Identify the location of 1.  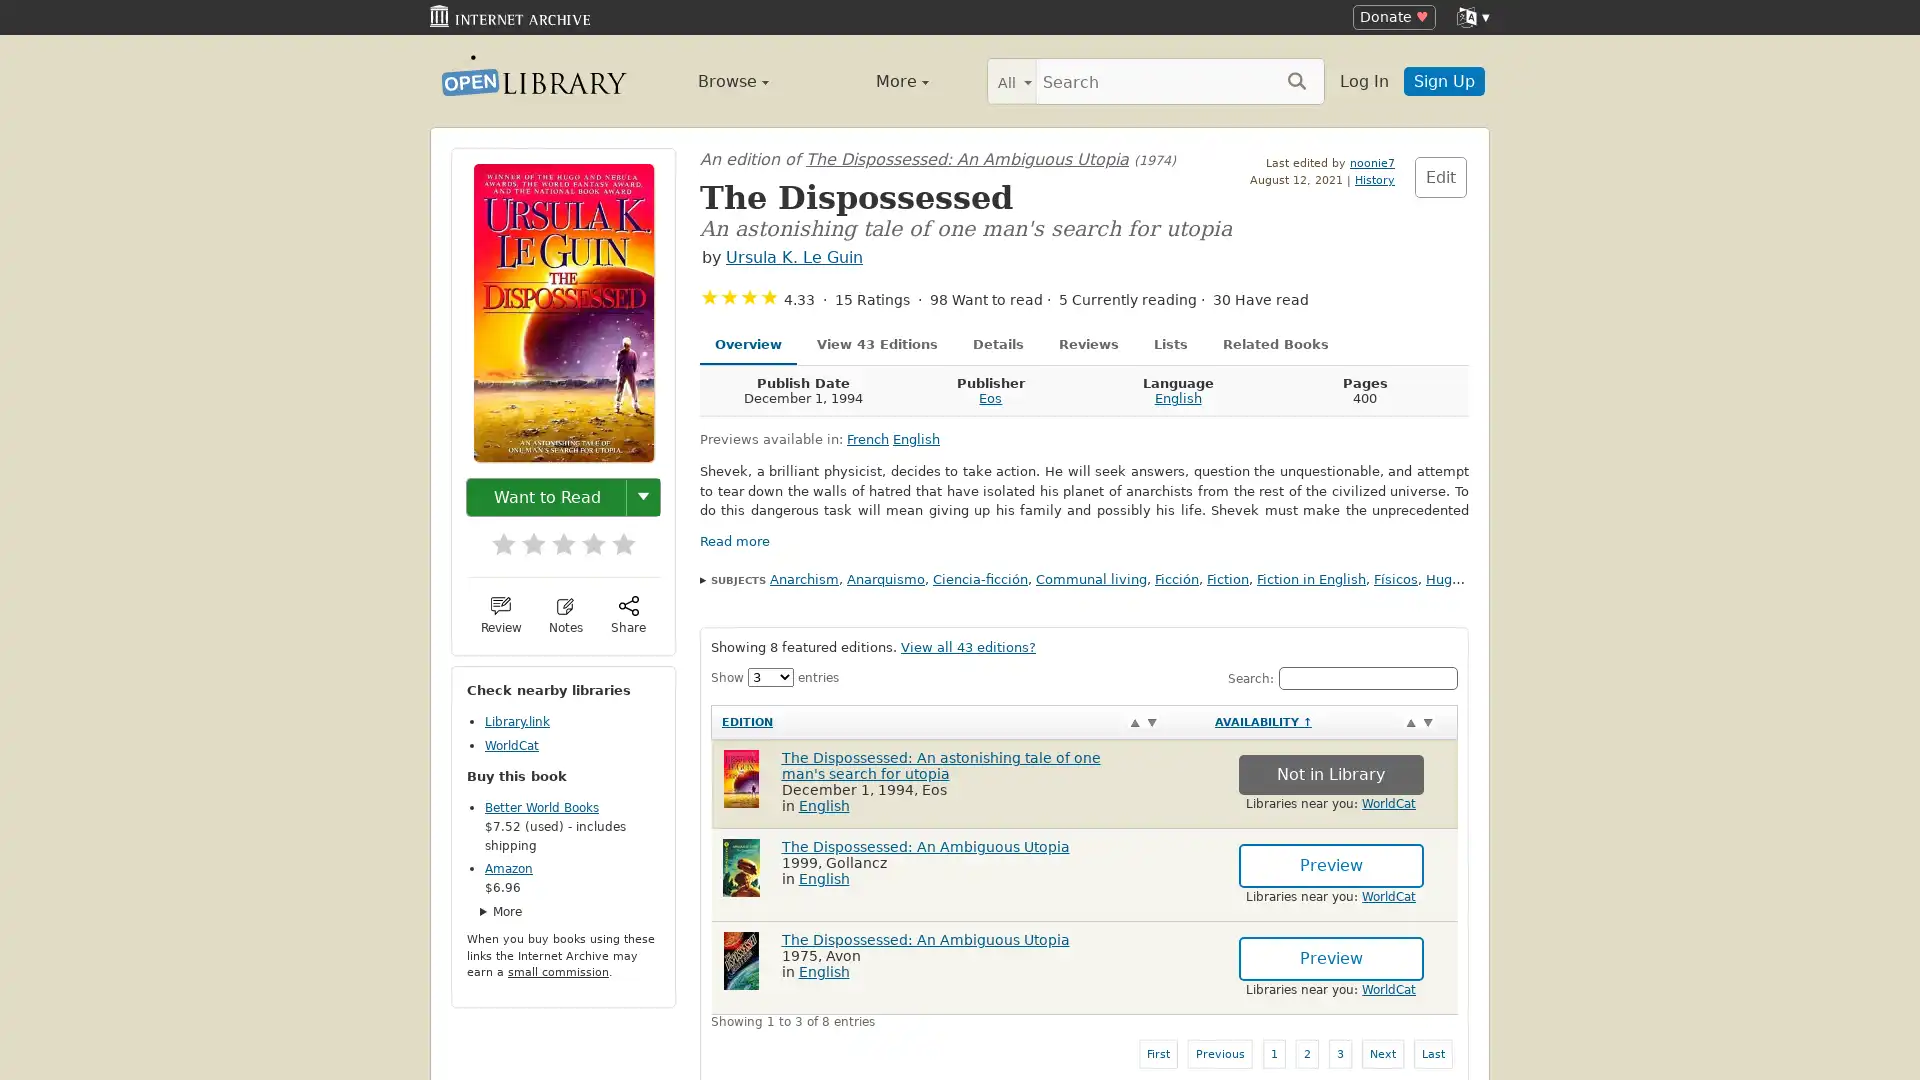
(494, 536).